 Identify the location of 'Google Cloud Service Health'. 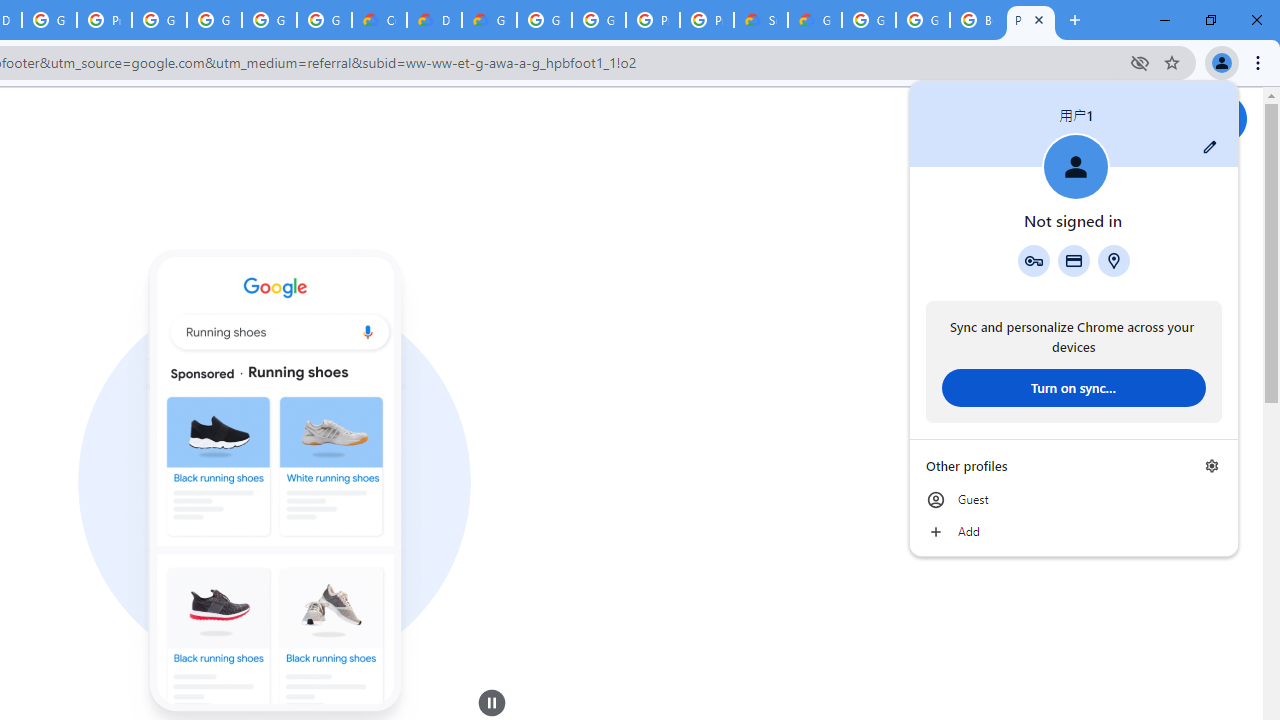
(815, 20).